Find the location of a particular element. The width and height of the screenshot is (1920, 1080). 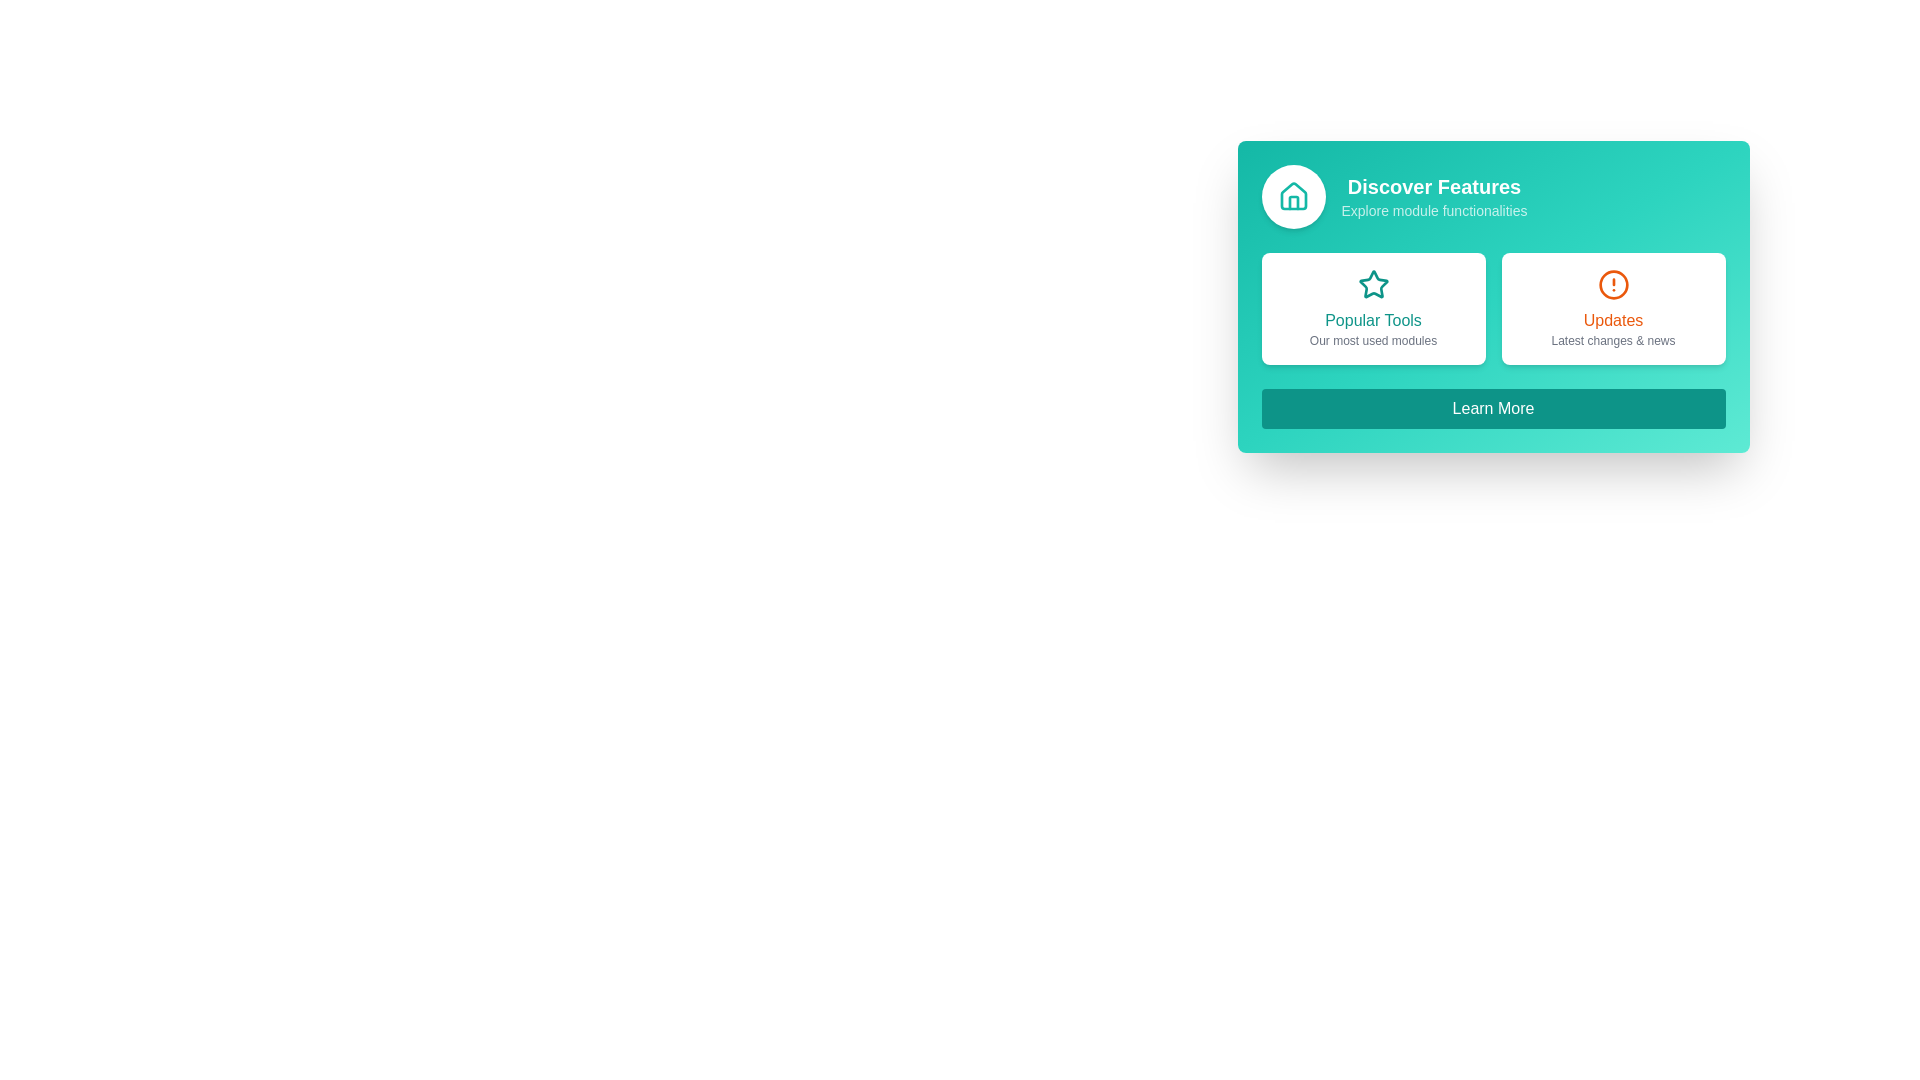

the circular visual element within the red alert icon located in the 'Discover Features' section, which is centered in the 'Updates' button is located at coordinates (1613, 285).